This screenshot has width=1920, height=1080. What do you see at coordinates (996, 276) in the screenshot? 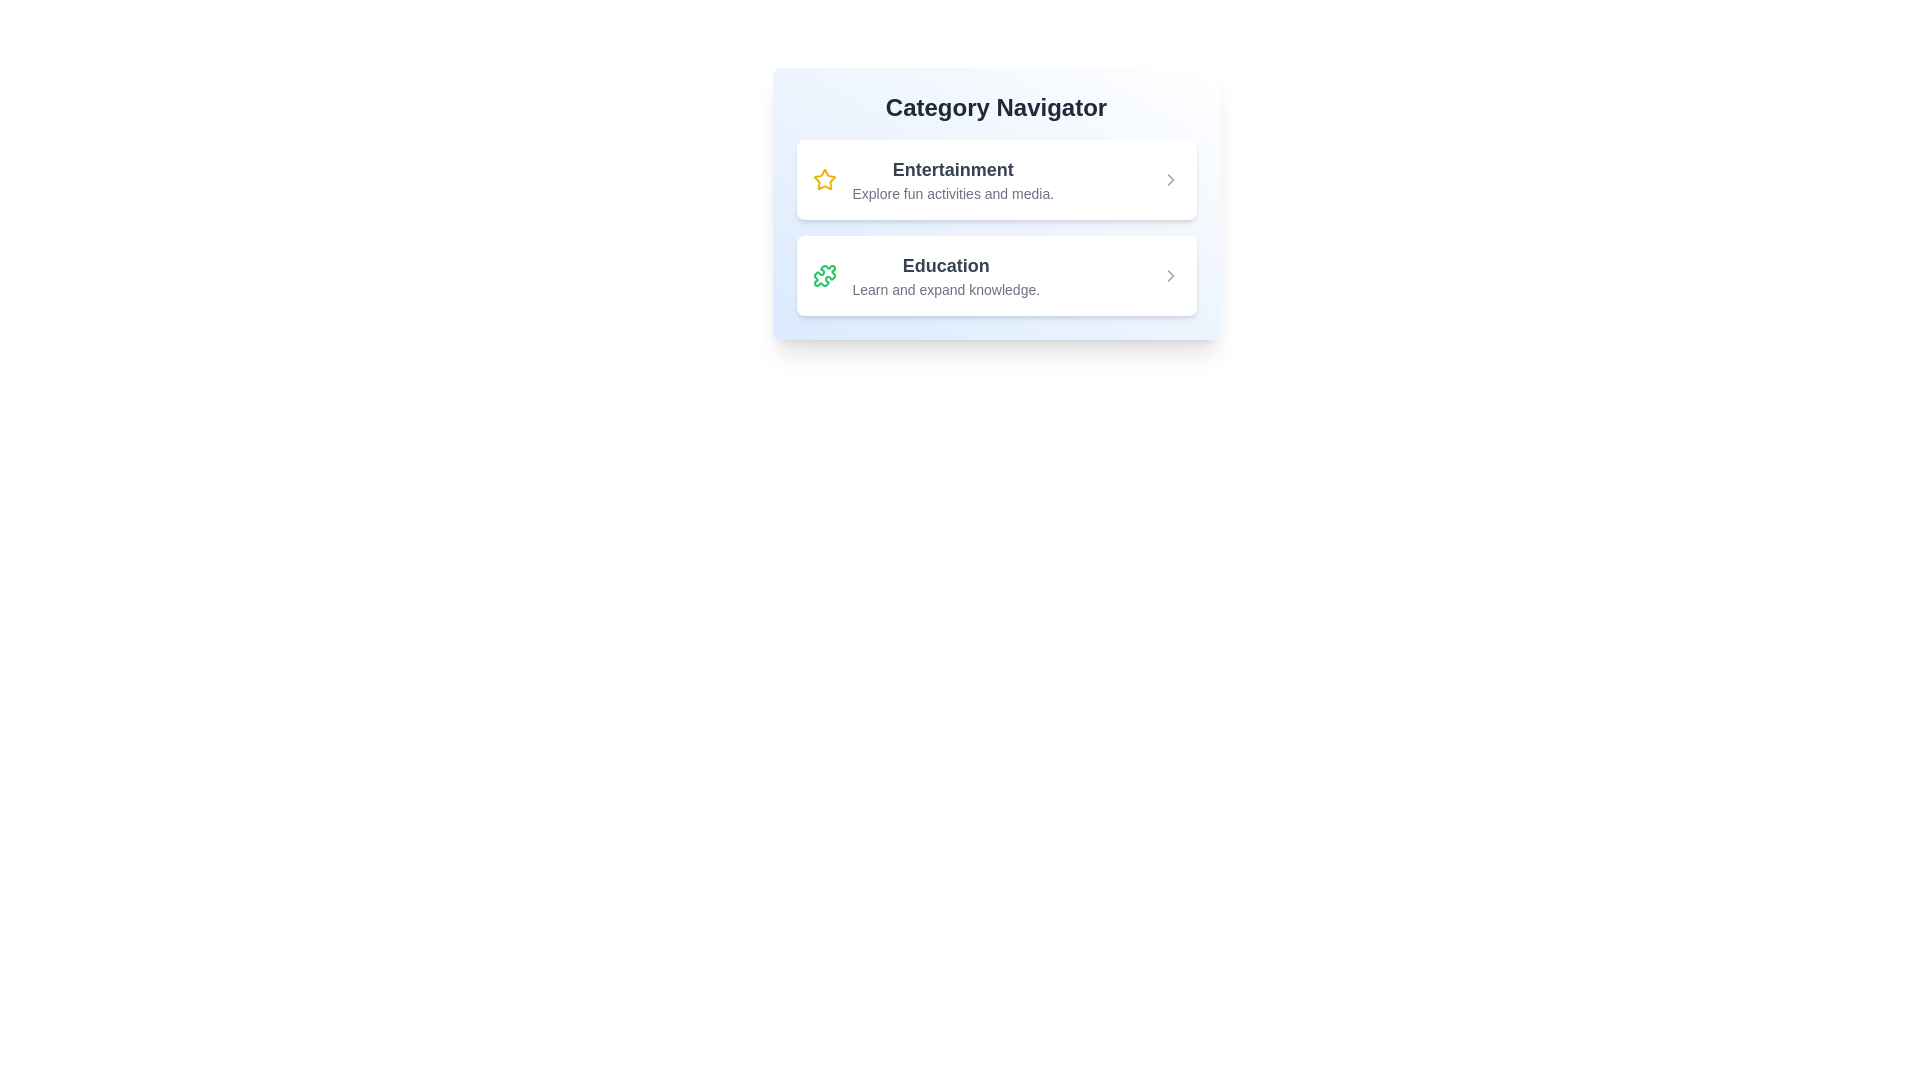
I see `the 'Education' navigation list item` at bounding box center [996, 276].